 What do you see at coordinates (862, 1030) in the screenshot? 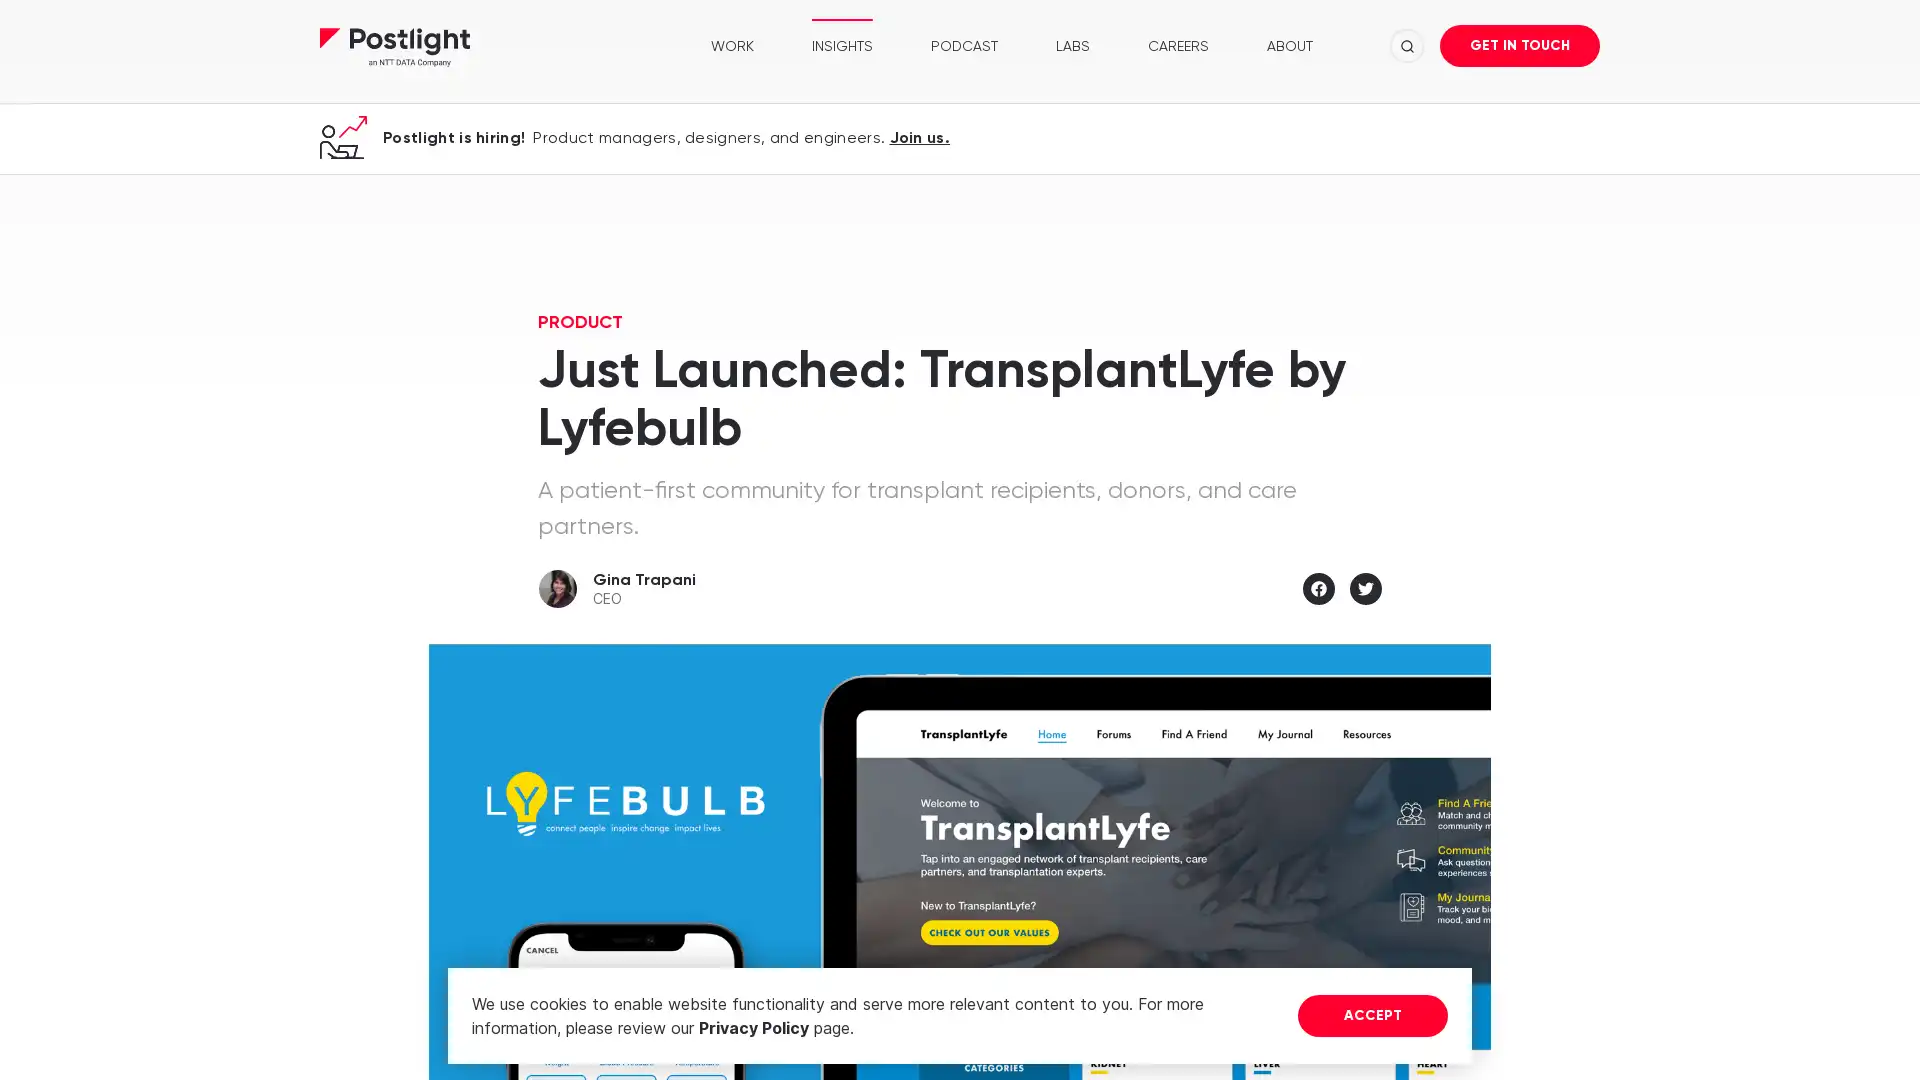
I see `learn more about cookies` at bounding box center [862, 1030].